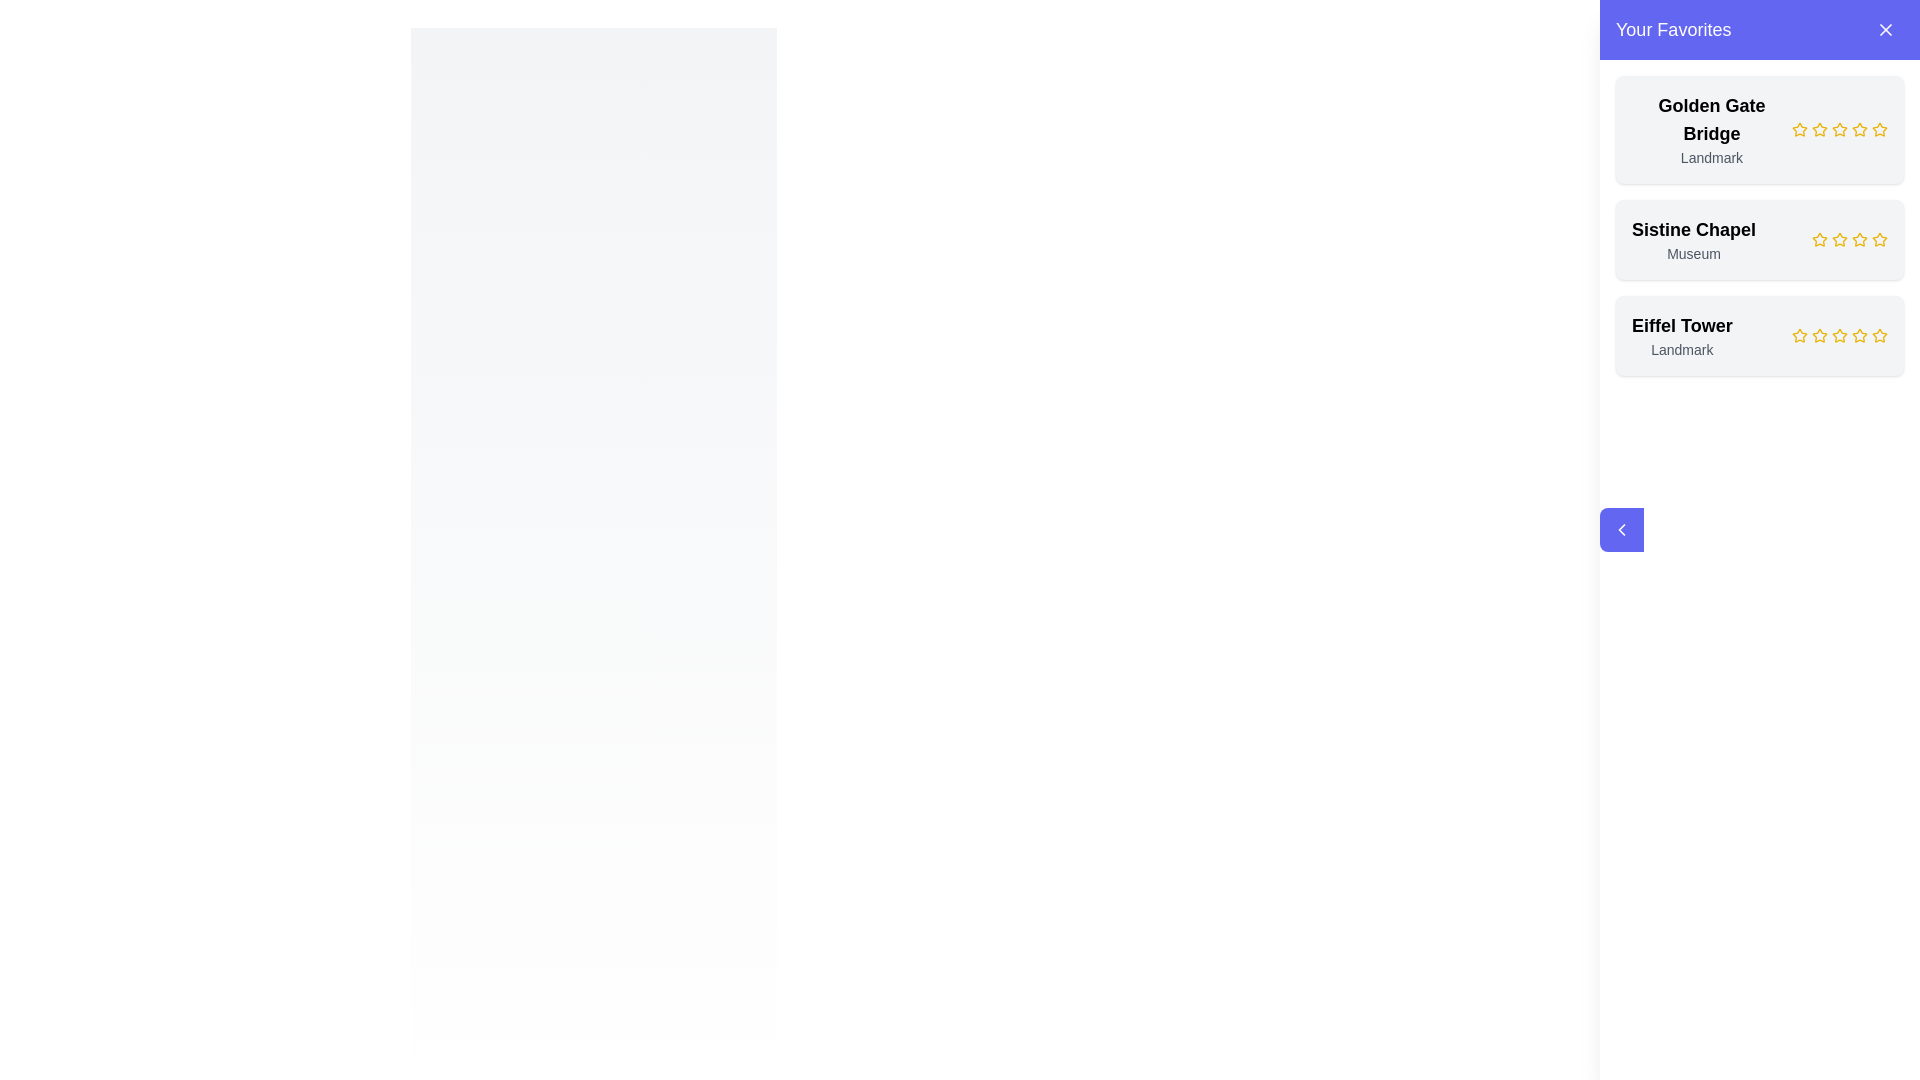  I want to click on the fifth star-shaped rating icon outlined in yellow to rate the 'Golden Gate Bridge' entry in the 'Your Favorites' list, so click(1859, 130).